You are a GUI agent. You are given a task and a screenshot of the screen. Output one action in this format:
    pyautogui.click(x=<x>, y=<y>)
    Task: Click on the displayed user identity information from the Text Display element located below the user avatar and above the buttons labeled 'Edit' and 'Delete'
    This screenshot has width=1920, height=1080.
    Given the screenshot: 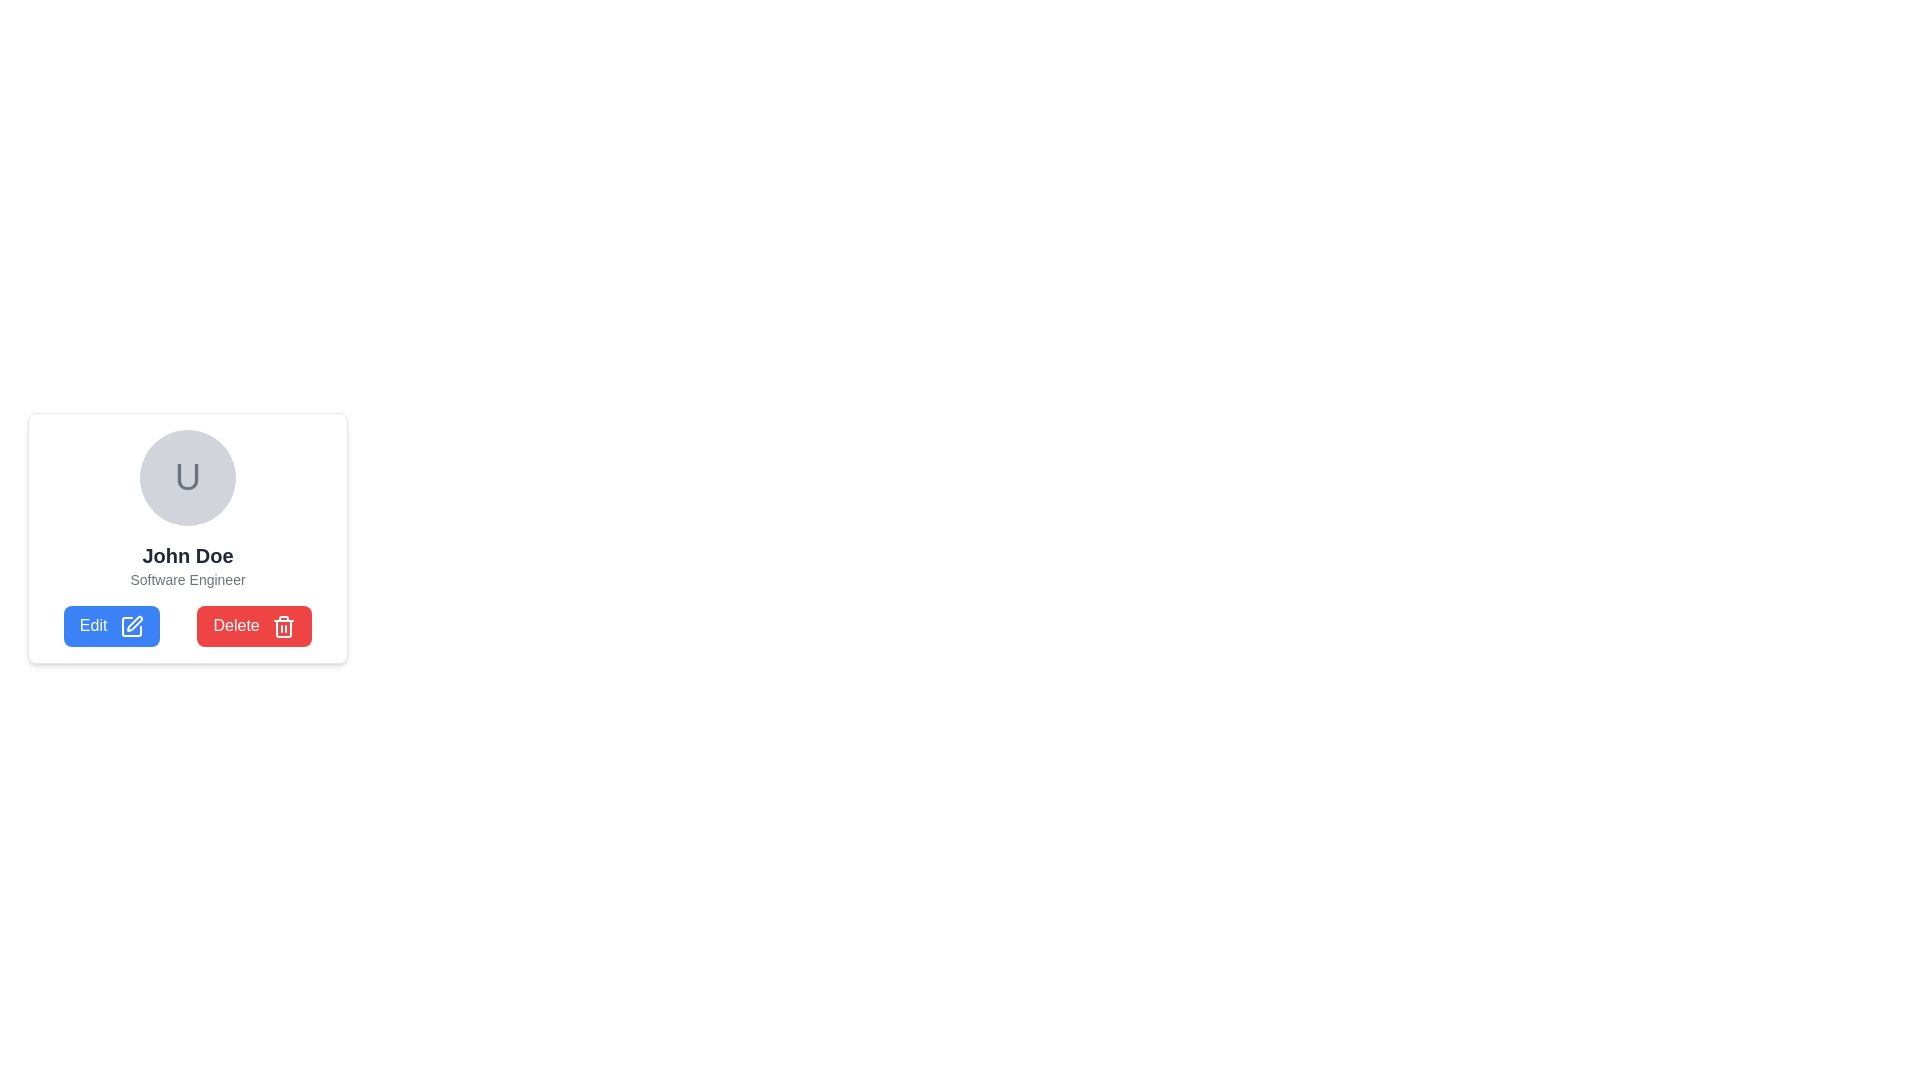 What is the action you would take?
    pyautogui.click(x=187, y=574)
    